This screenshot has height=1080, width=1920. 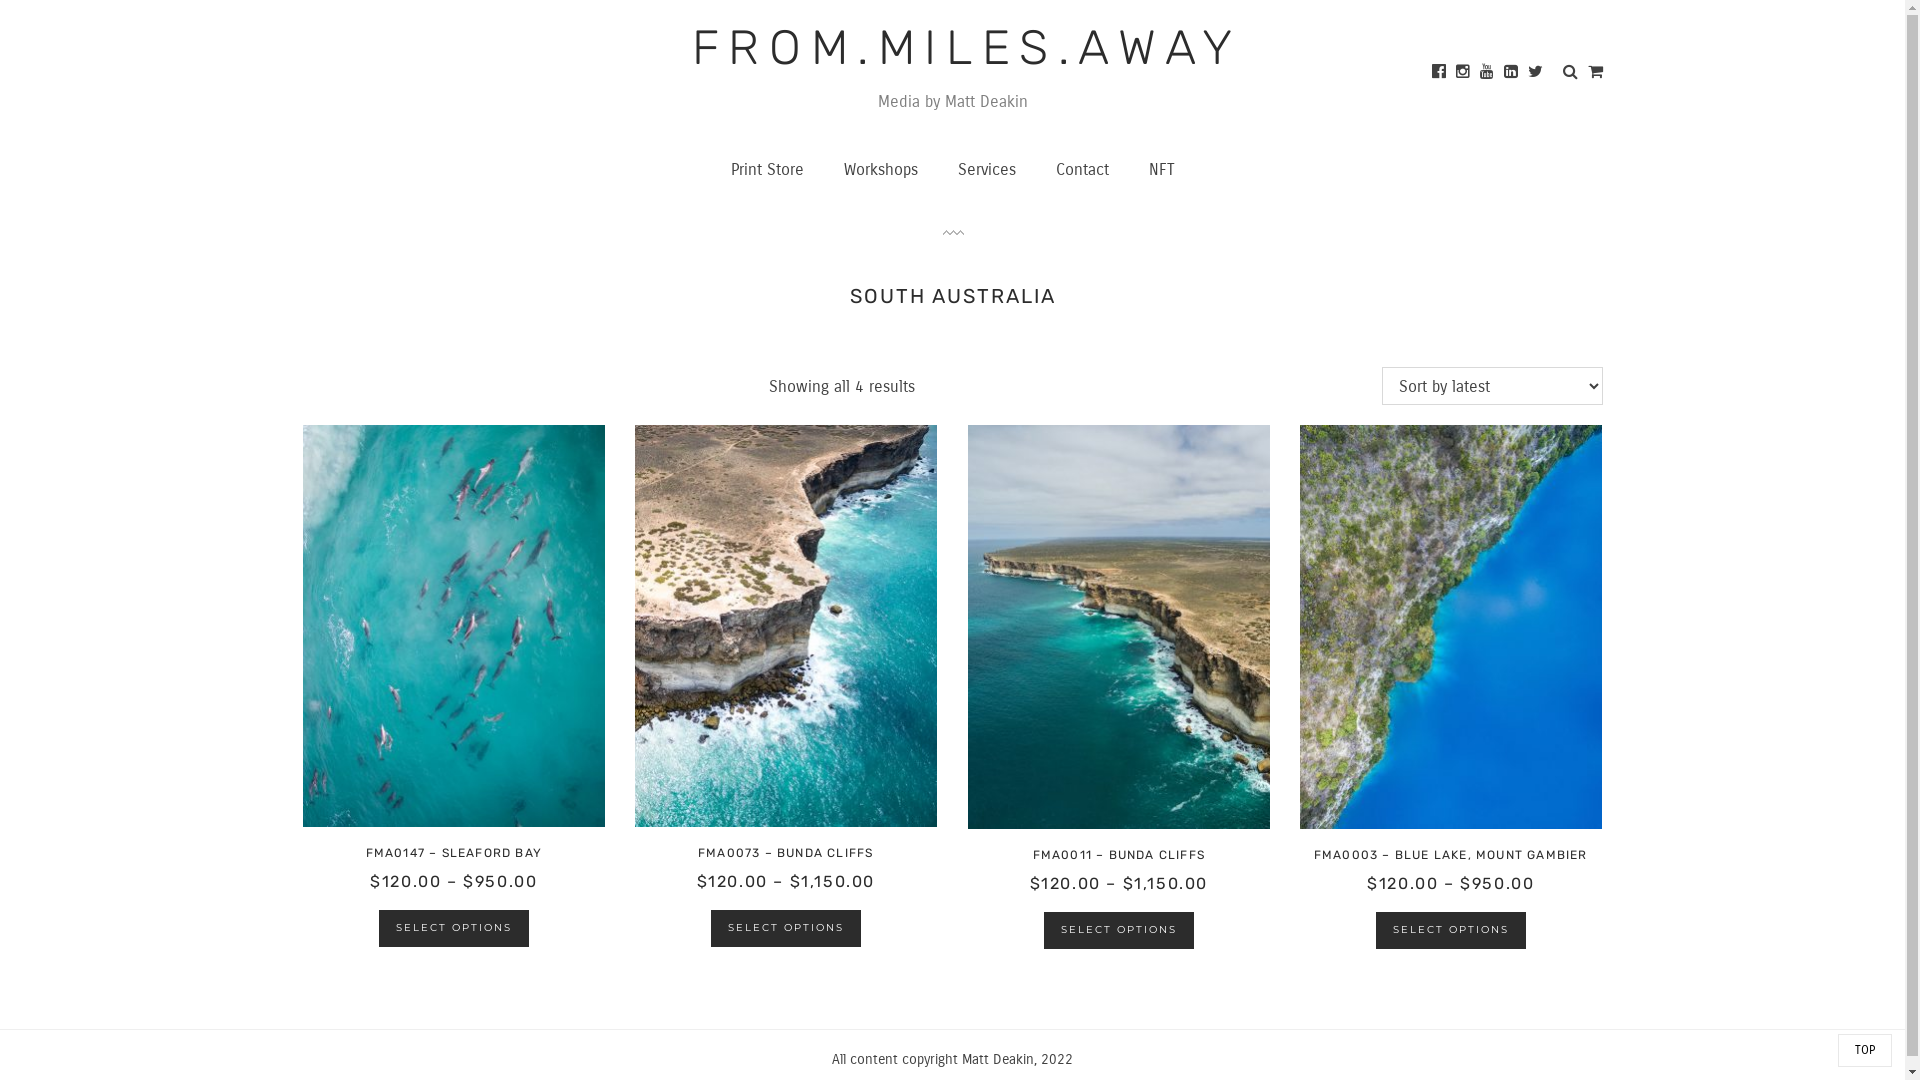 What do you see at coordinates (1118, 626) in the screenshot?
I see `'FMA0011 - POR'` at bounding box center [1118, 626].